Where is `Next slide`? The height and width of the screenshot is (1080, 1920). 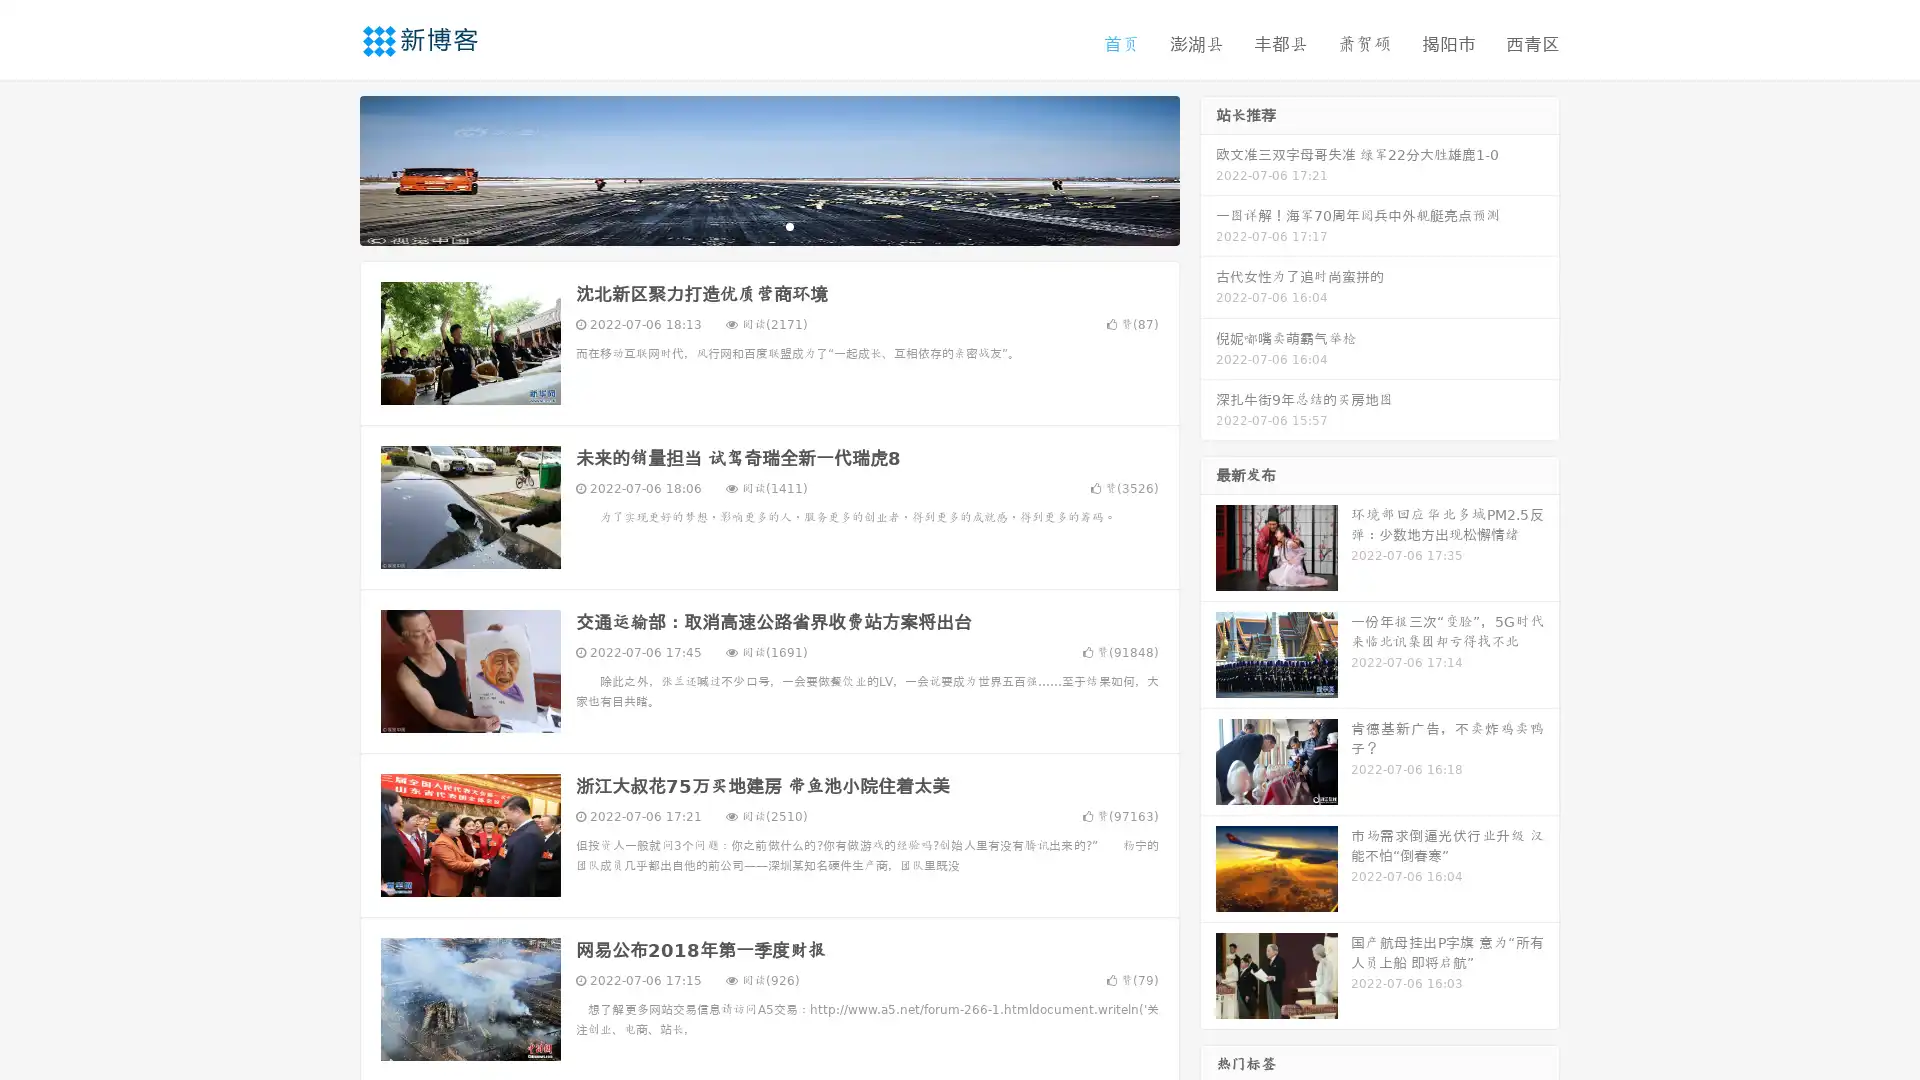
Next slide is located at coordinates (1208, 168).